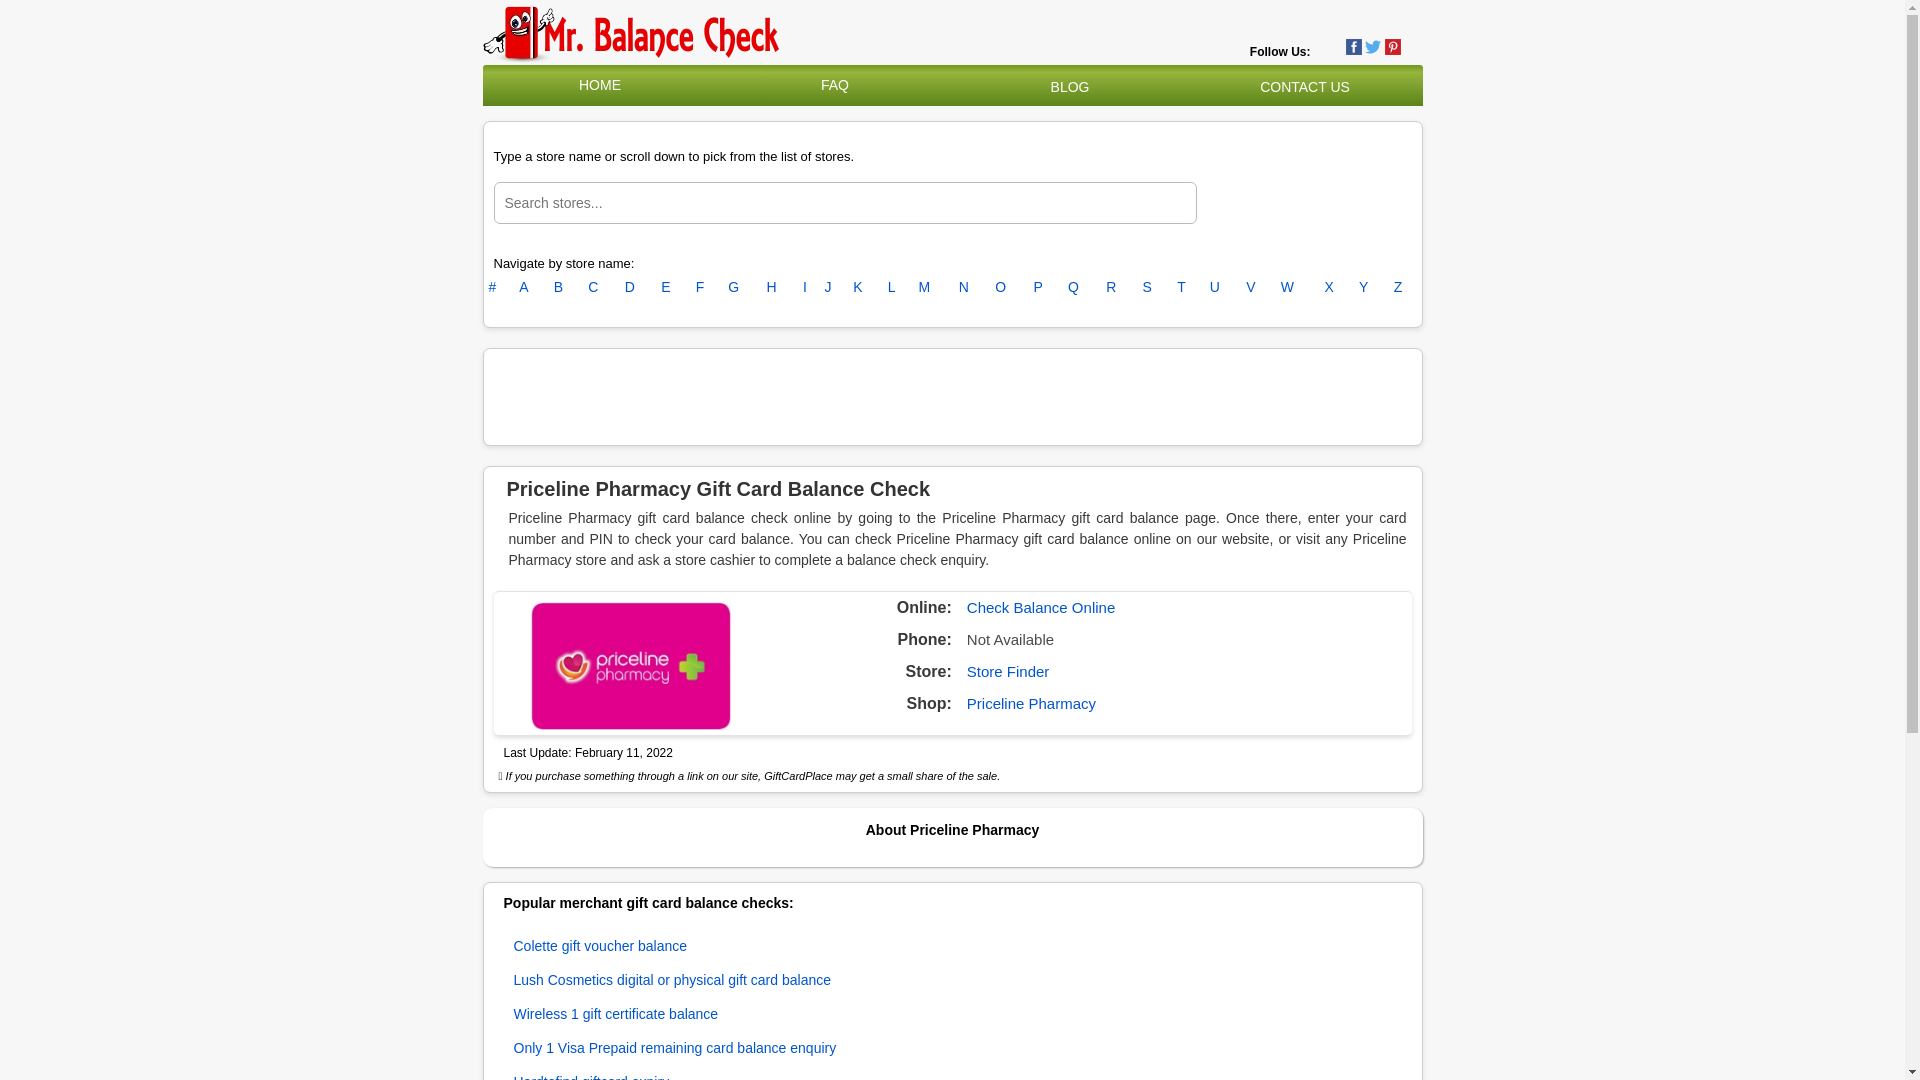 This screenshot has width=1920, height=1080. Describe the element at coordinates (924, 286) in the screenshot. I see `'M'` at that location.